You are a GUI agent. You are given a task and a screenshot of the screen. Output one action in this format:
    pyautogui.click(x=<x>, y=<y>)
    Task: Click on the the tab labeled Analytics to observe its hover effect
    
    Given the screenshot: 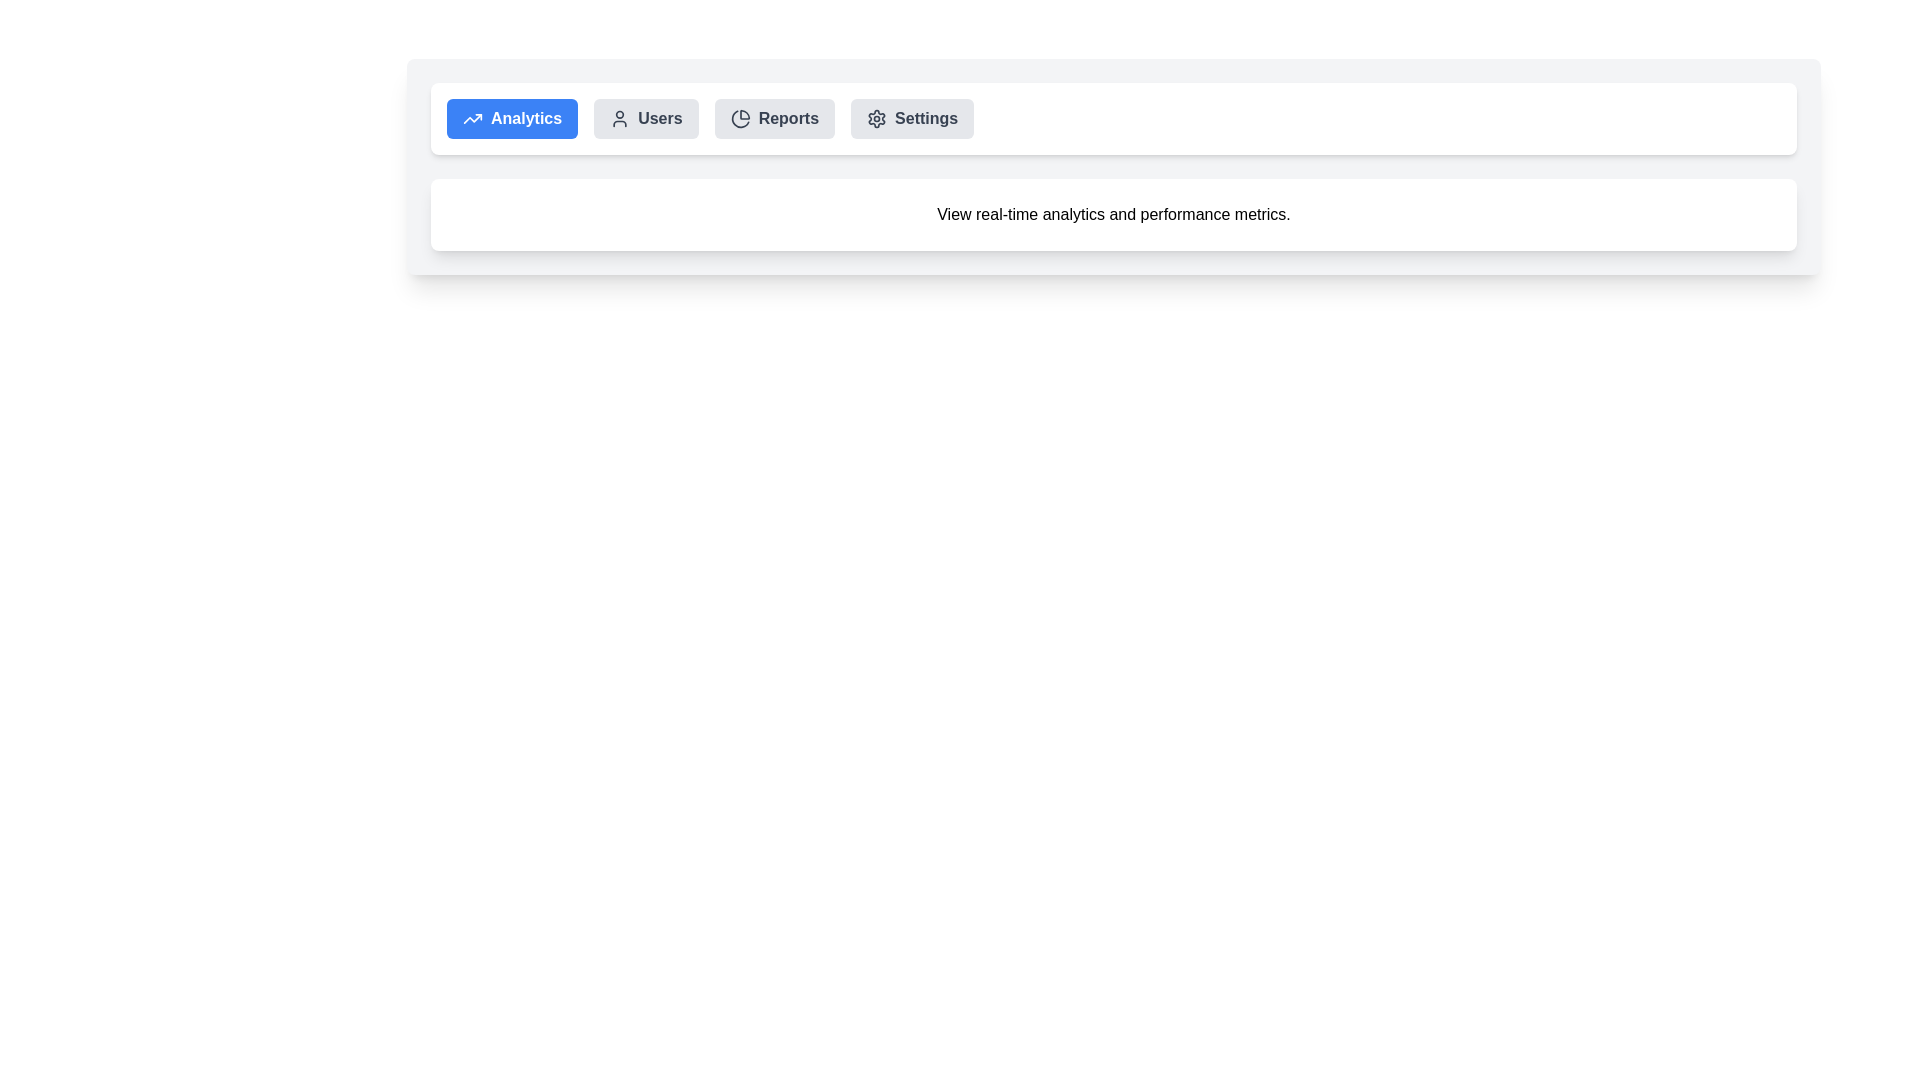 What is the action you would take?
    pyautogui.click(x=512, y=119)
    